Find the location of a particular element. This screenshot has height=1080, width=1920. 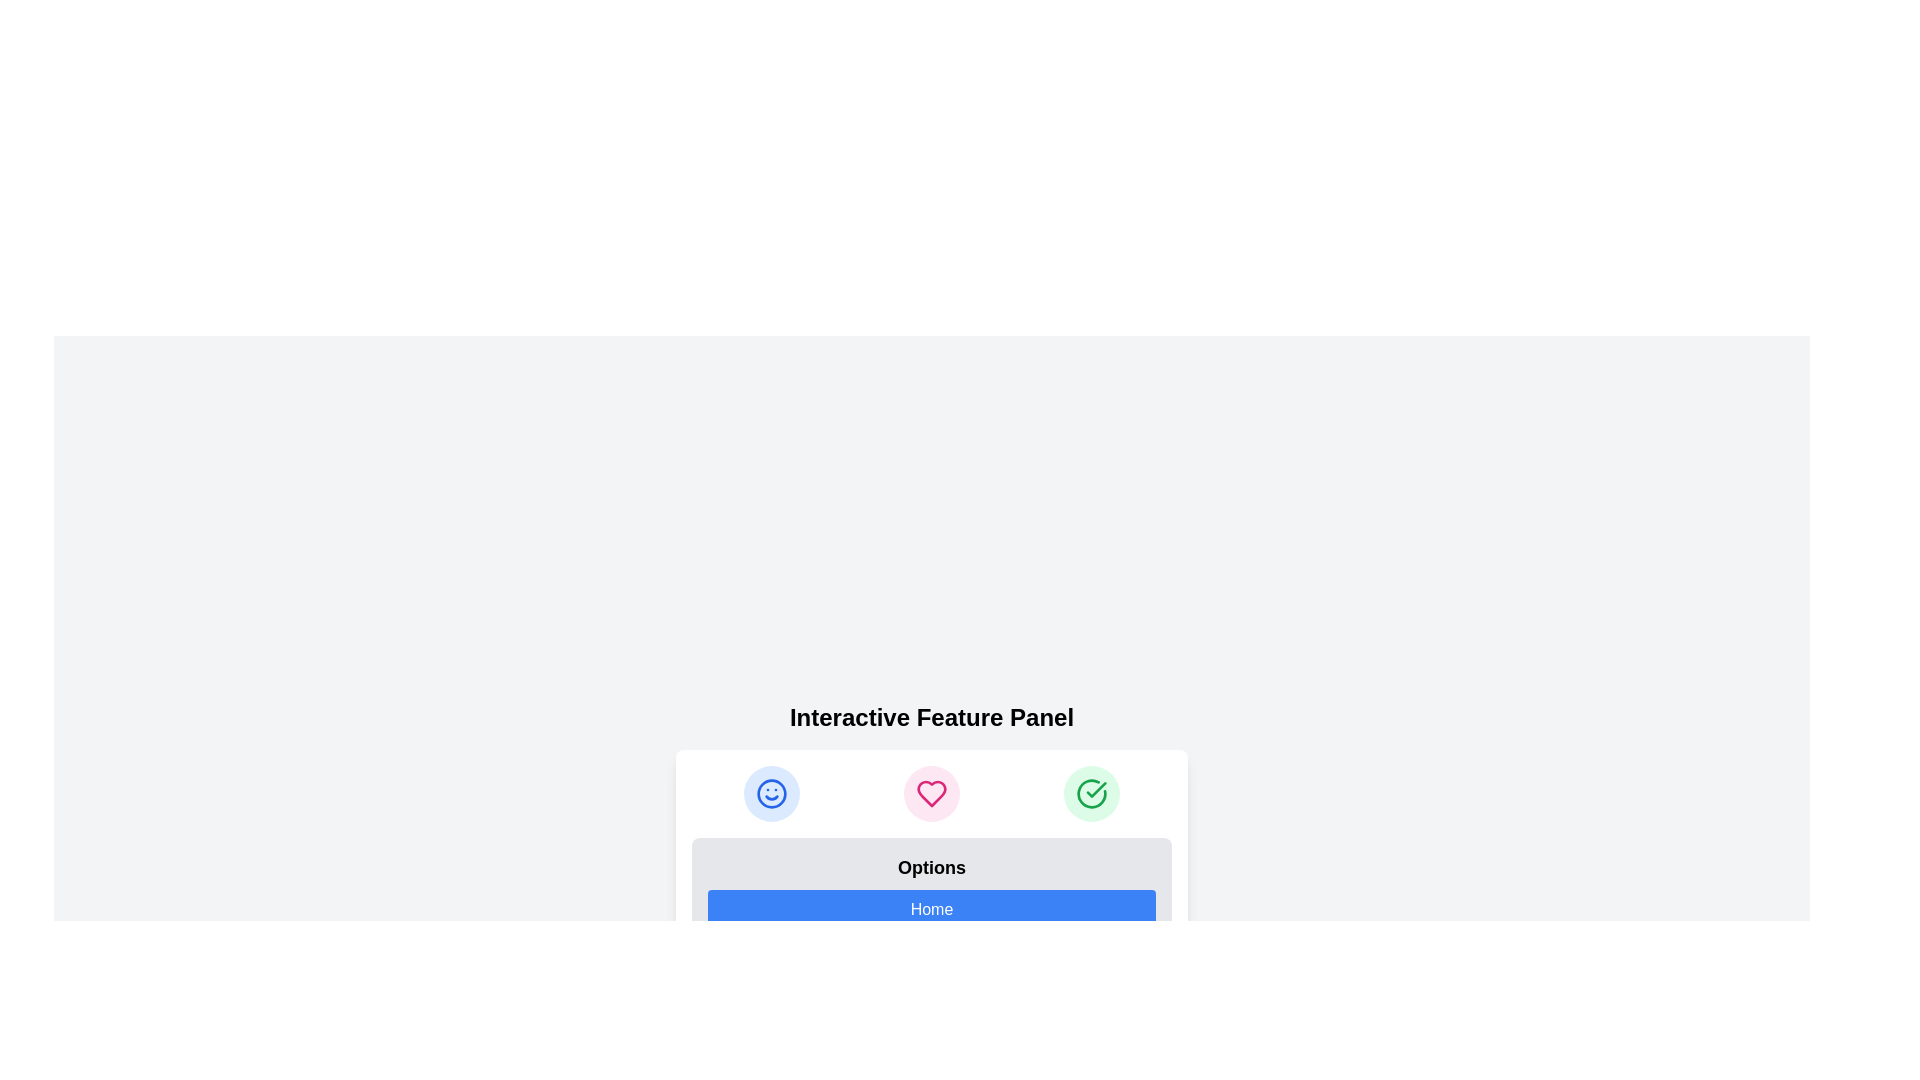

the success icon located at the rightmost position in a series of three circular icons, below the 'Interactive Feature Panel' text and above the 'Options' bar is located at coordinates (1090, 793).